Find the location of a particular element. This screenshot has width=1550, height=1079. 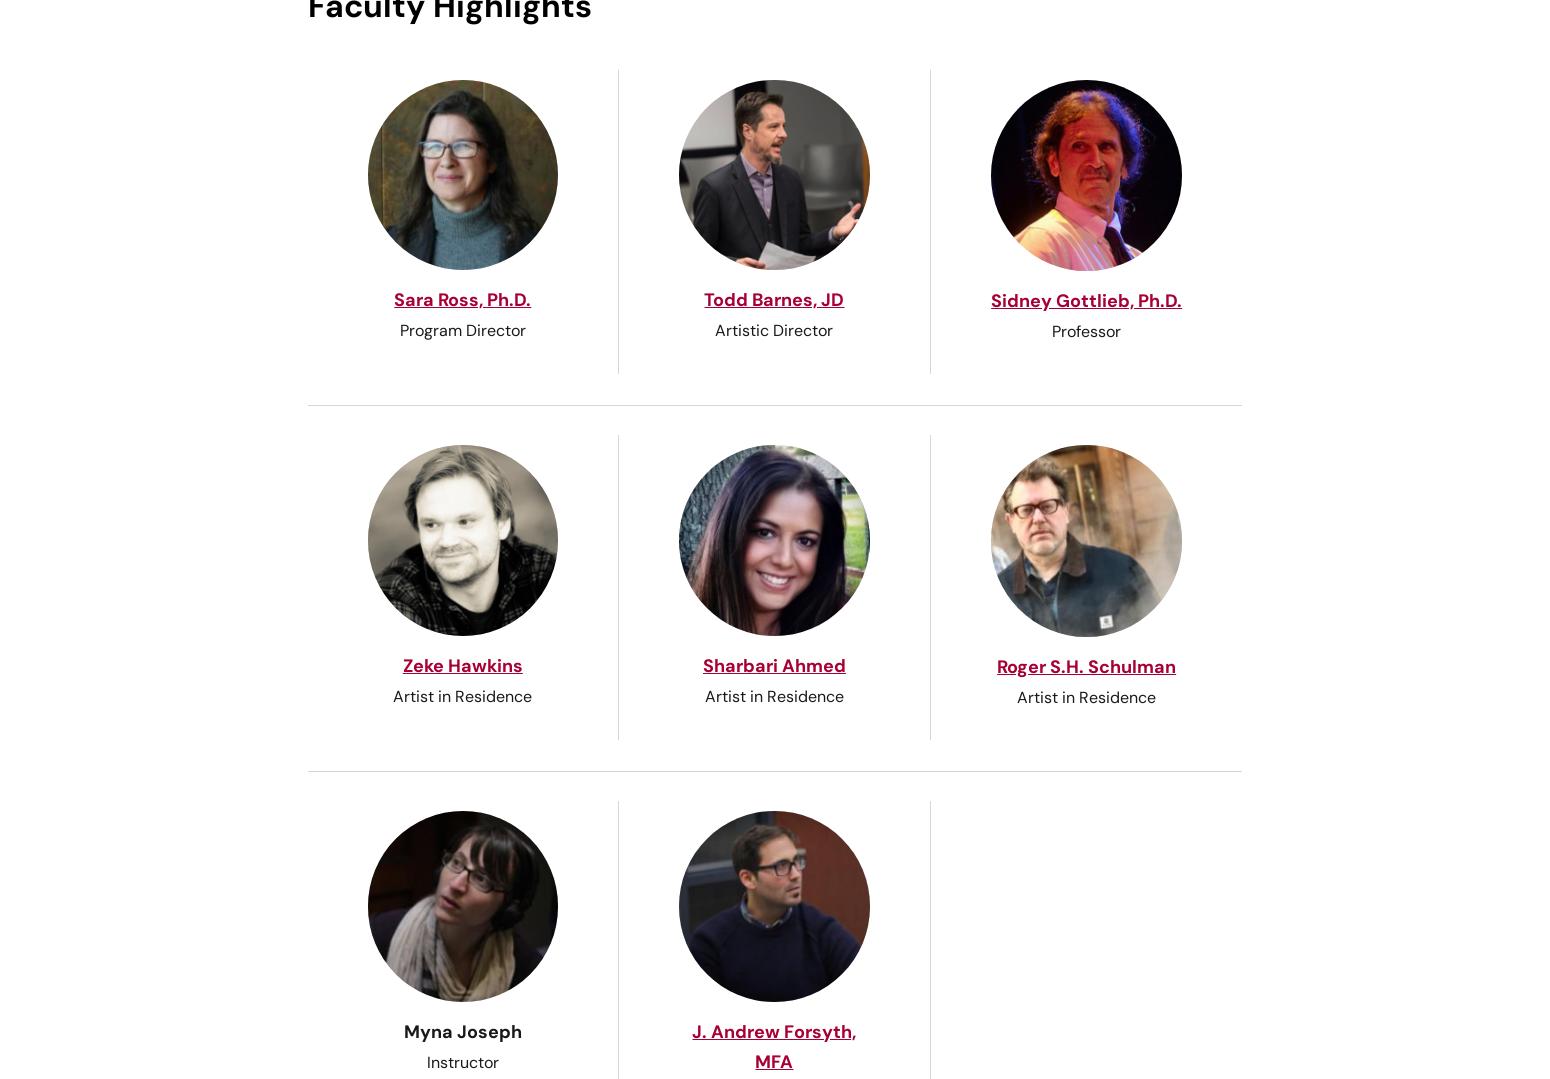

'Todd Barnes, JD' is located at coordinates (774, 298).